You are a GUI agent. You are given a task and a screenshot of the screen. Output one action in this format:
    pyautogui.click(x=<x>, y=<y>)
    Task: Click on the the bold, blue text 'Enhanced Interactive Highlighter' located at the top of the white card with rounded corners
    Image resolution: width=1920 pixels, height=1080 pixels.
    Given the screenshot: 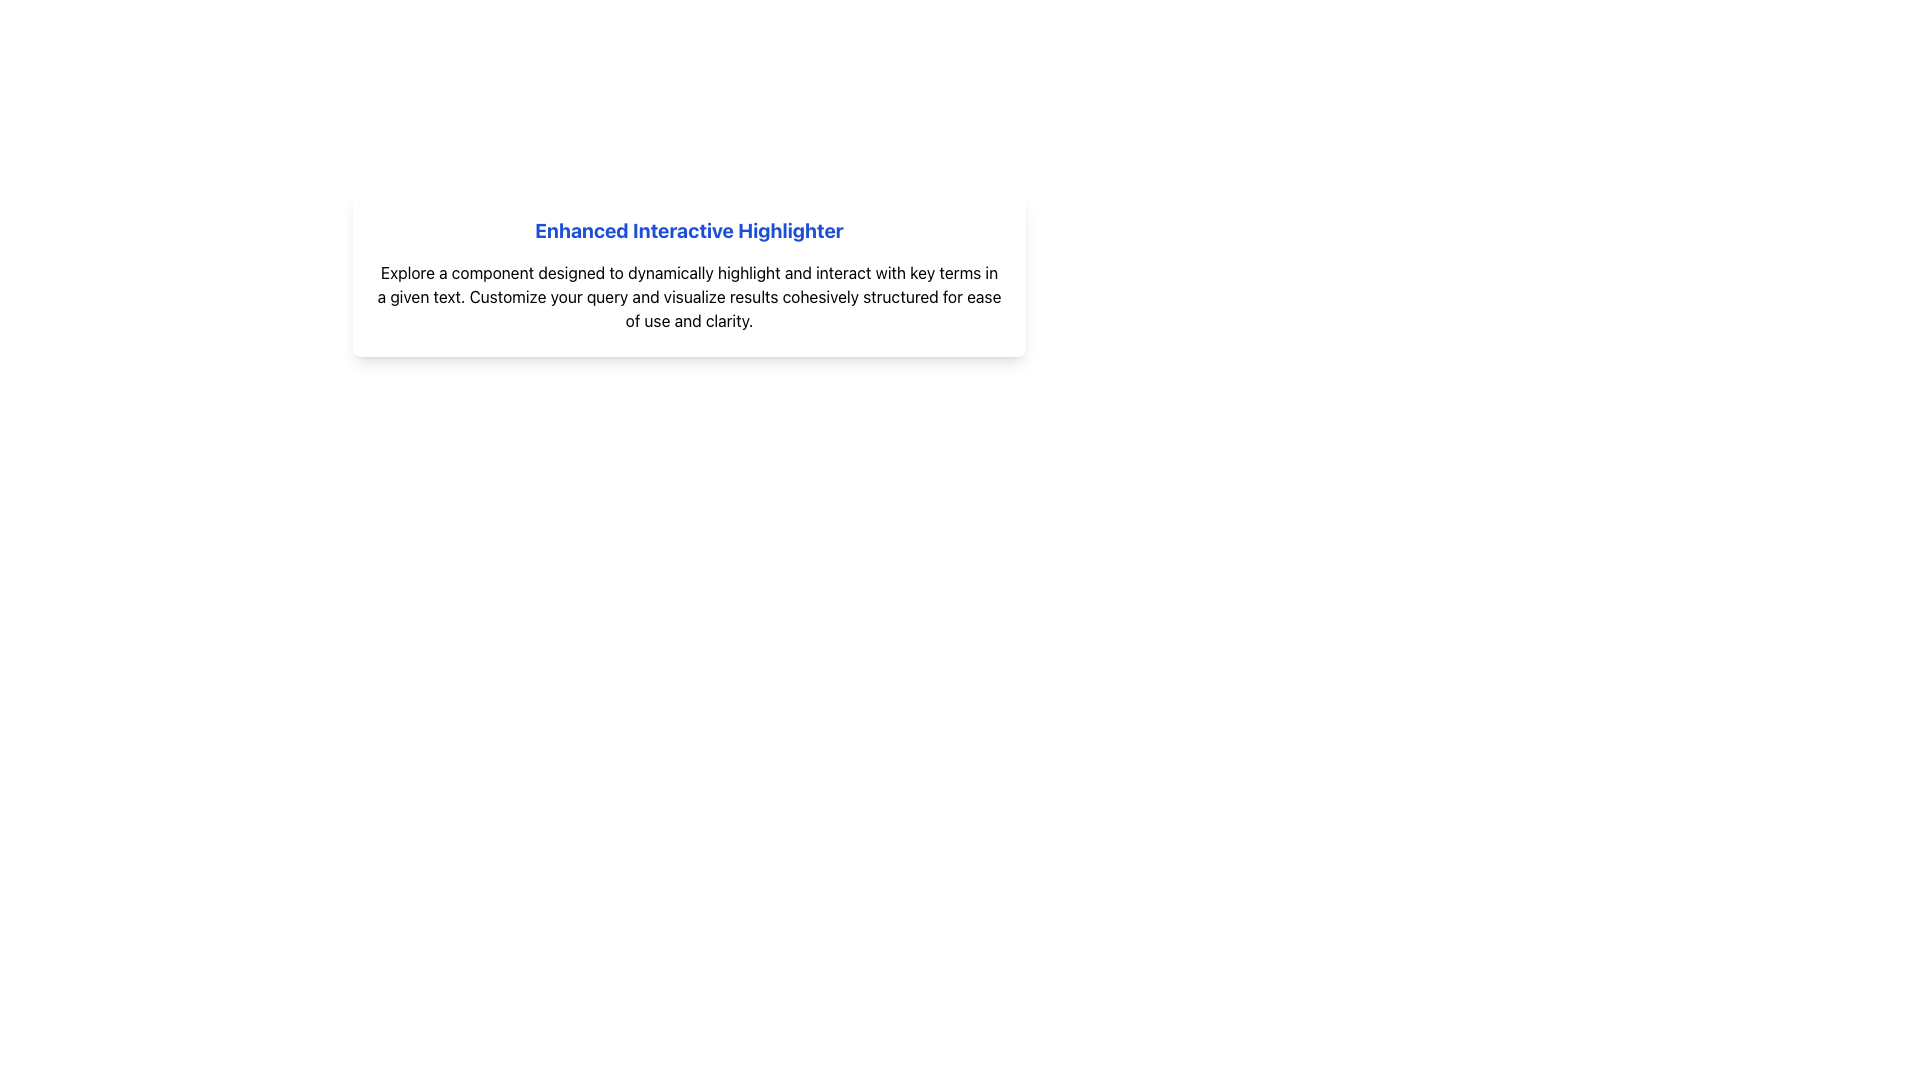 What is the action you would take?
    pyautogui.click(x=689, y=230)
    